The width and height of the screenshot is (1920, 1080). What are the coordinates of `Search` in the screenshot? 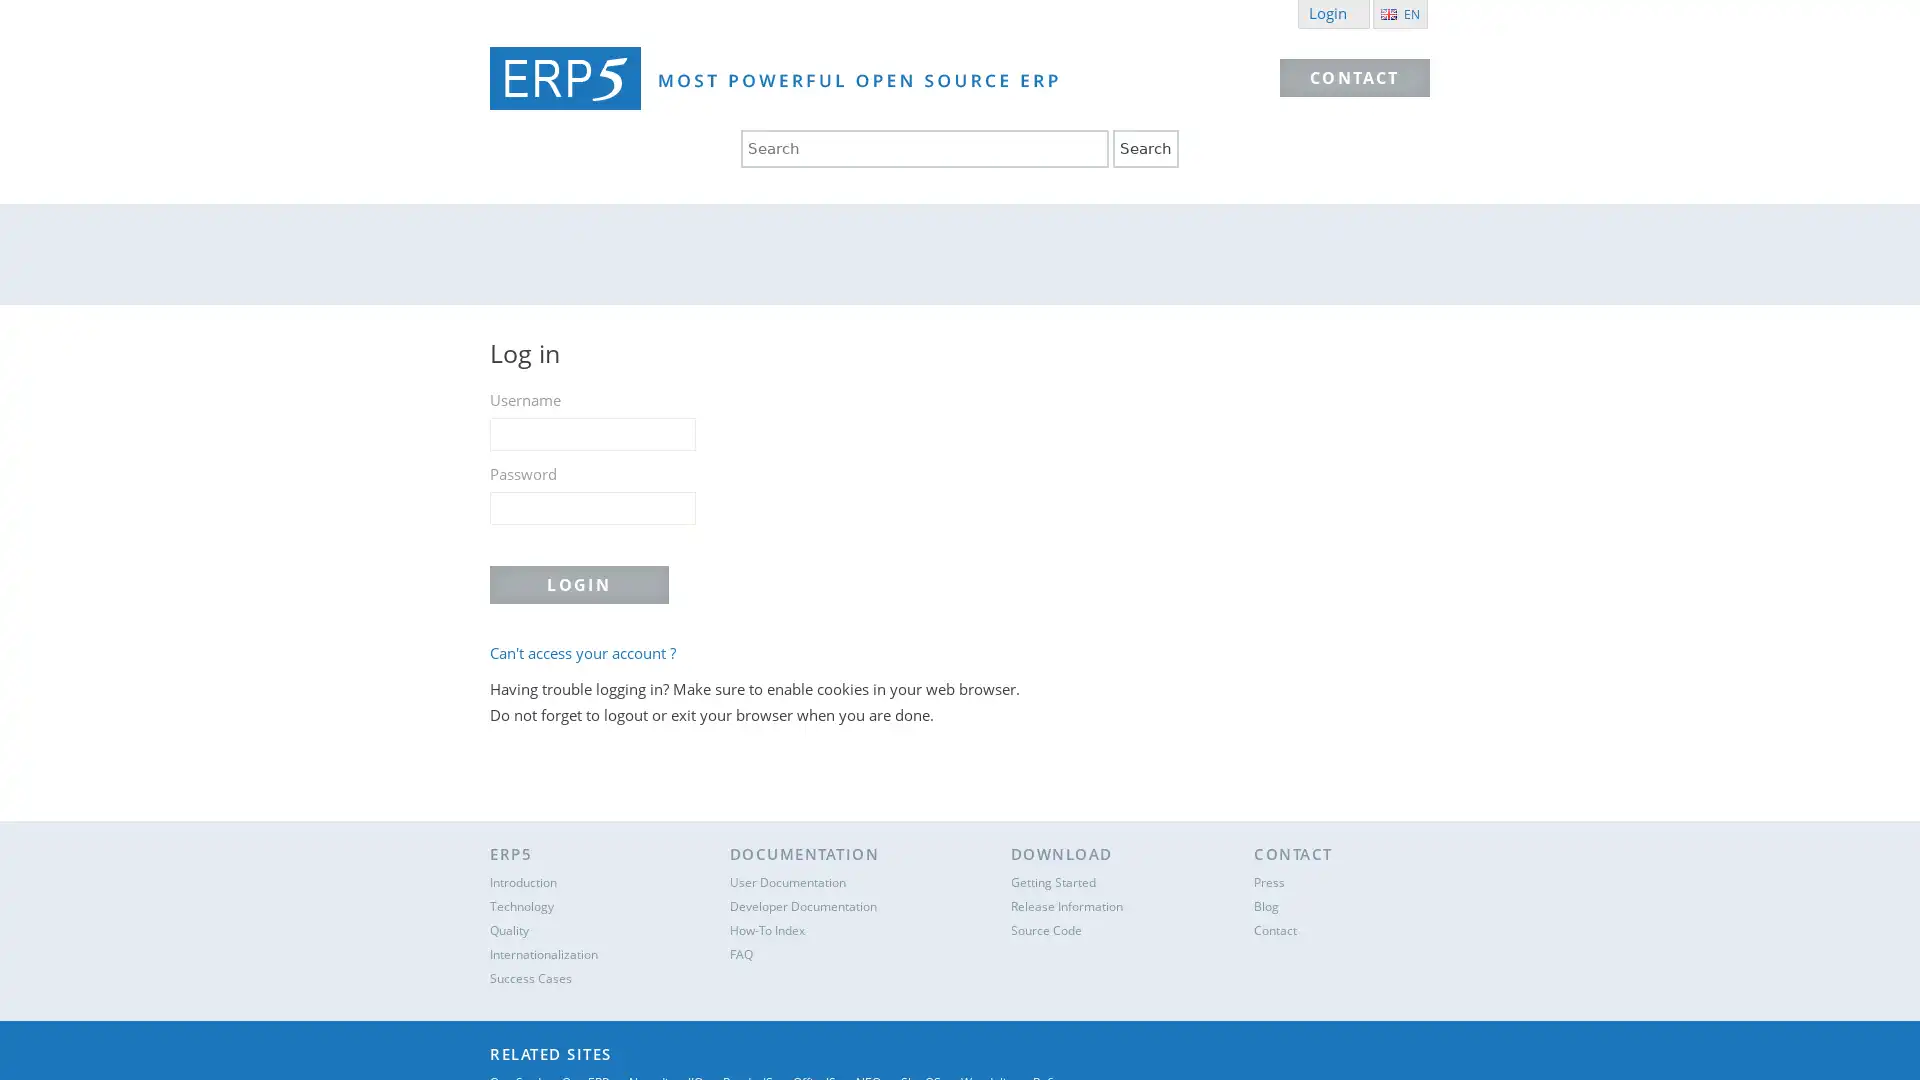 It's located at (1146, 148).